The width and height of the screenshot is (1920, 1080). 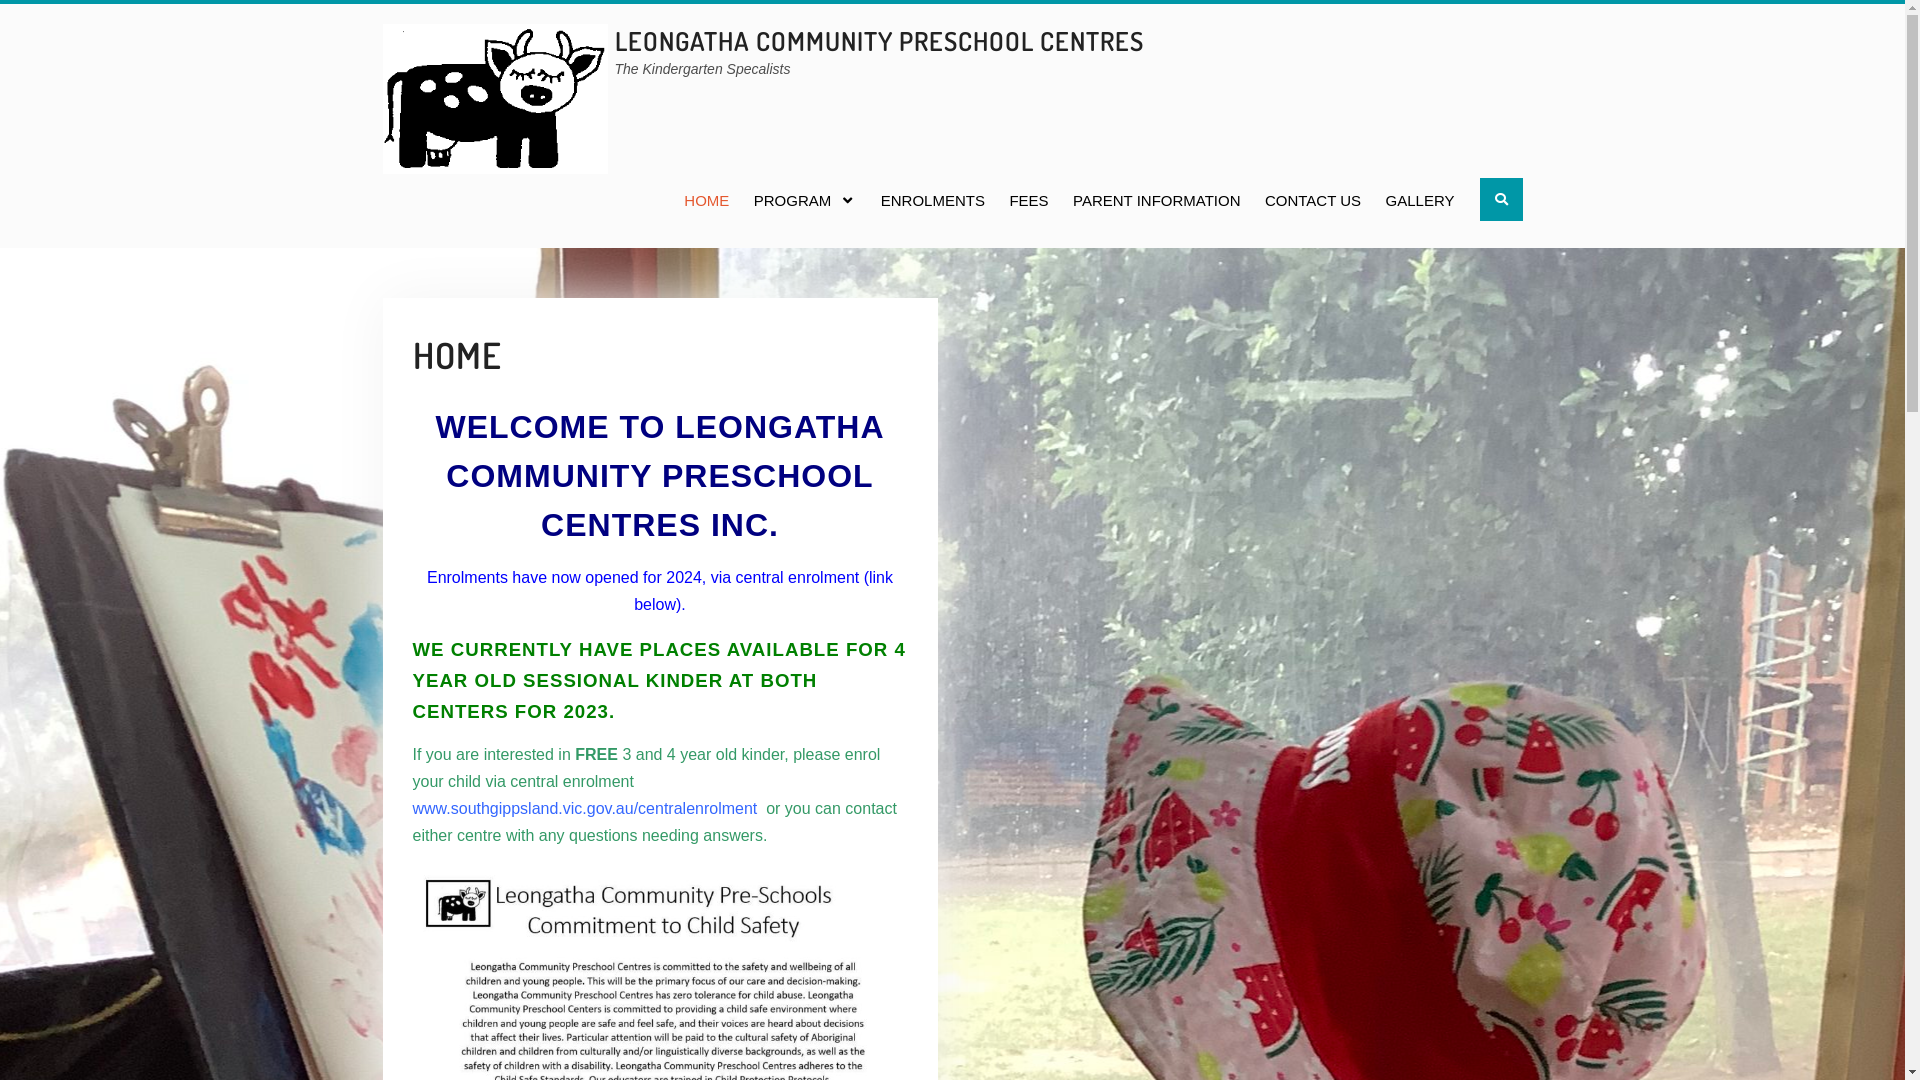 What do you see at coordinates (1028, 200) in the screenshot?
I see `'FEES'` at bounding box center [1028, 200].